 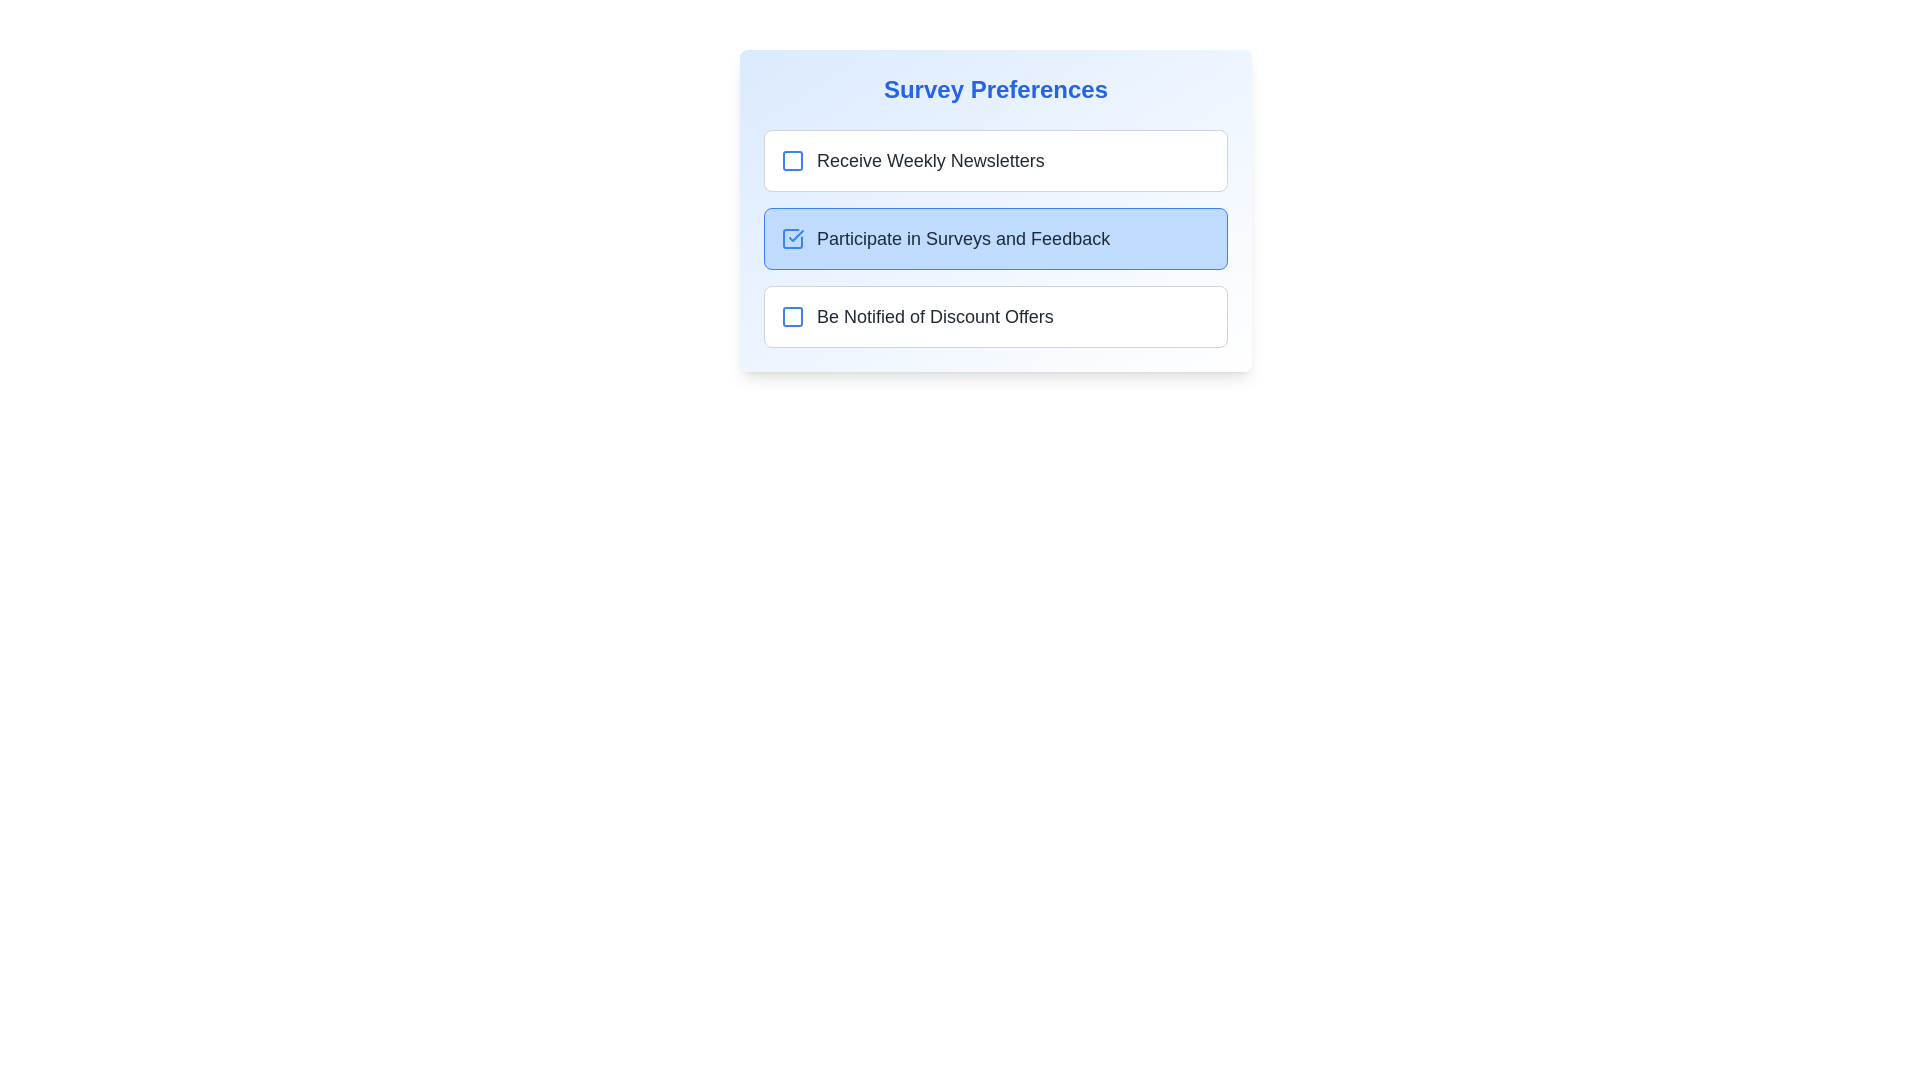 What do you see at coordinates (791, 238) in the screenshot?
I see `the Checkbox state indicator for the 'Participate in Surveys and Feedback' option, which is styled as a square with a checkmark and located centrally within the checkbox` at bounding box center [791, 238].